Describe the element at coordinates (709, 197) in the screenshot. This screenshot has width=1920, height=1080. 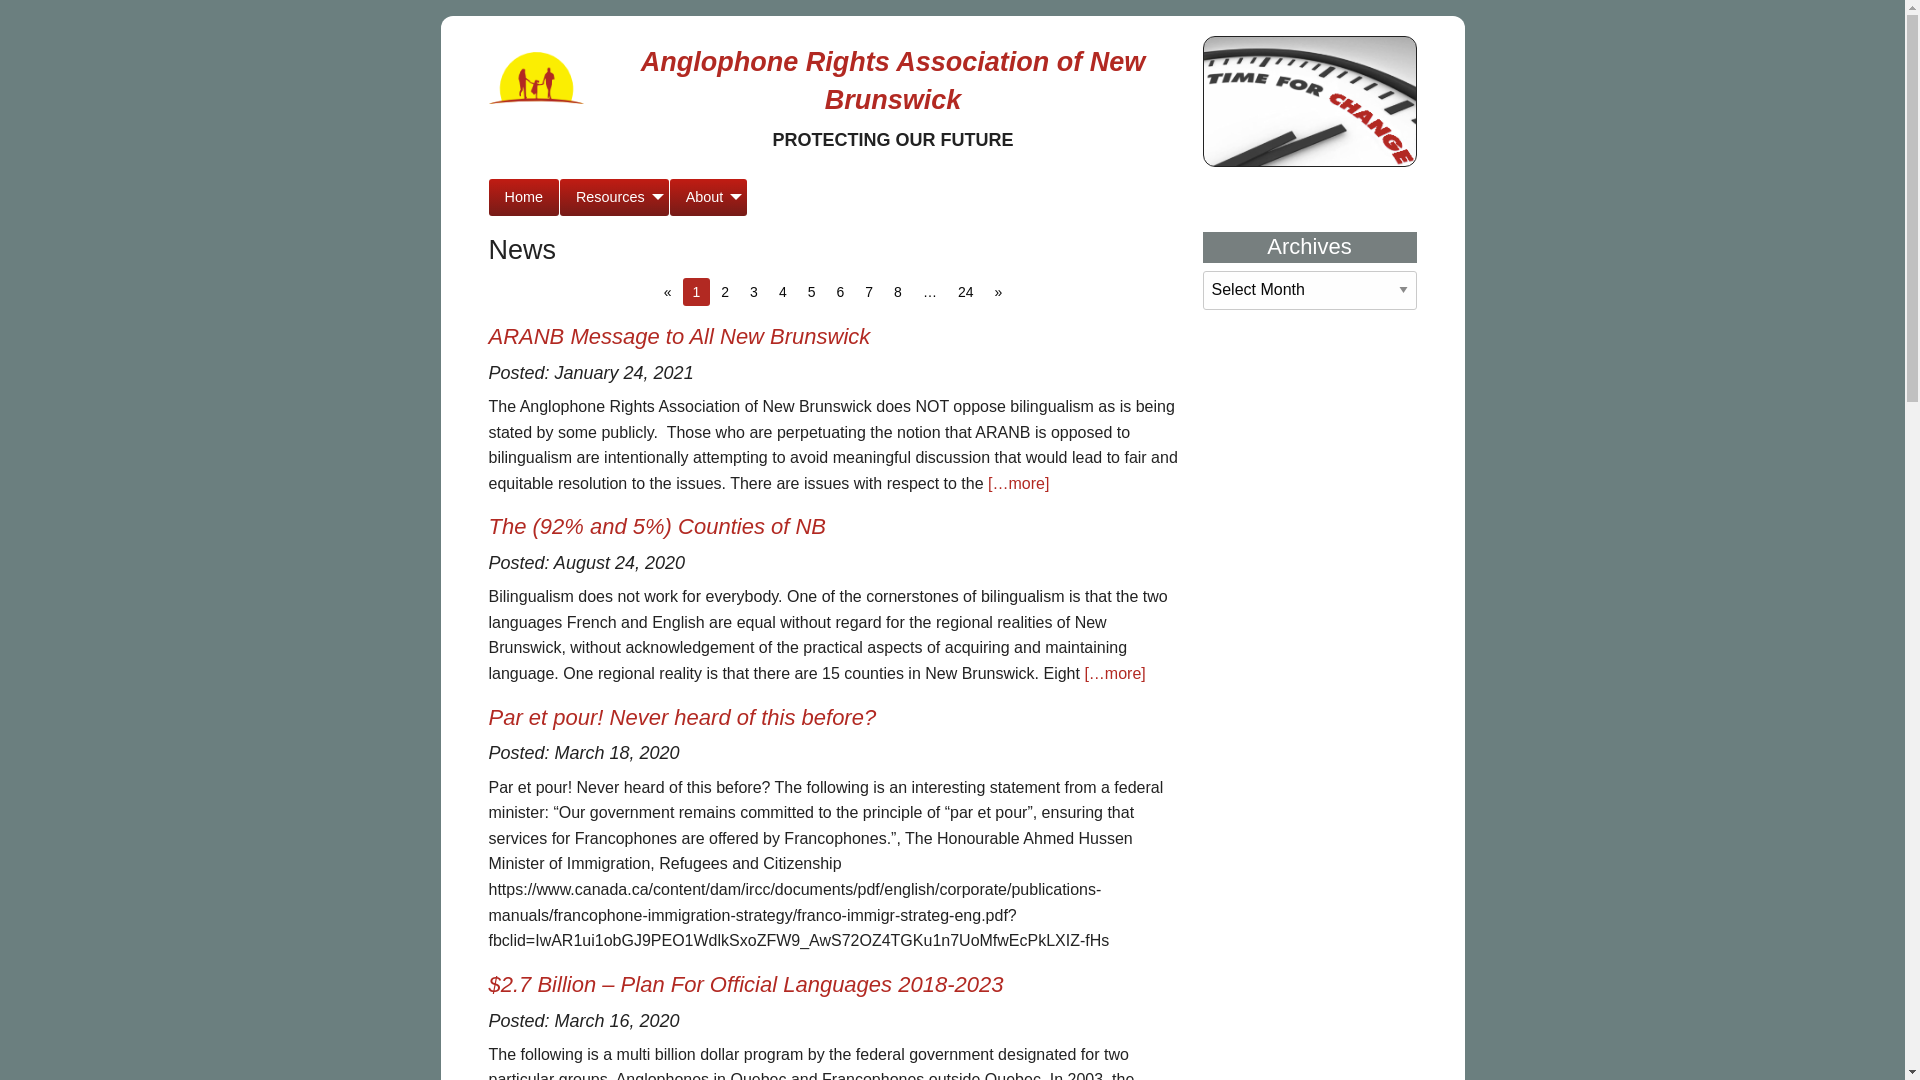
I see `'About'` at that location.